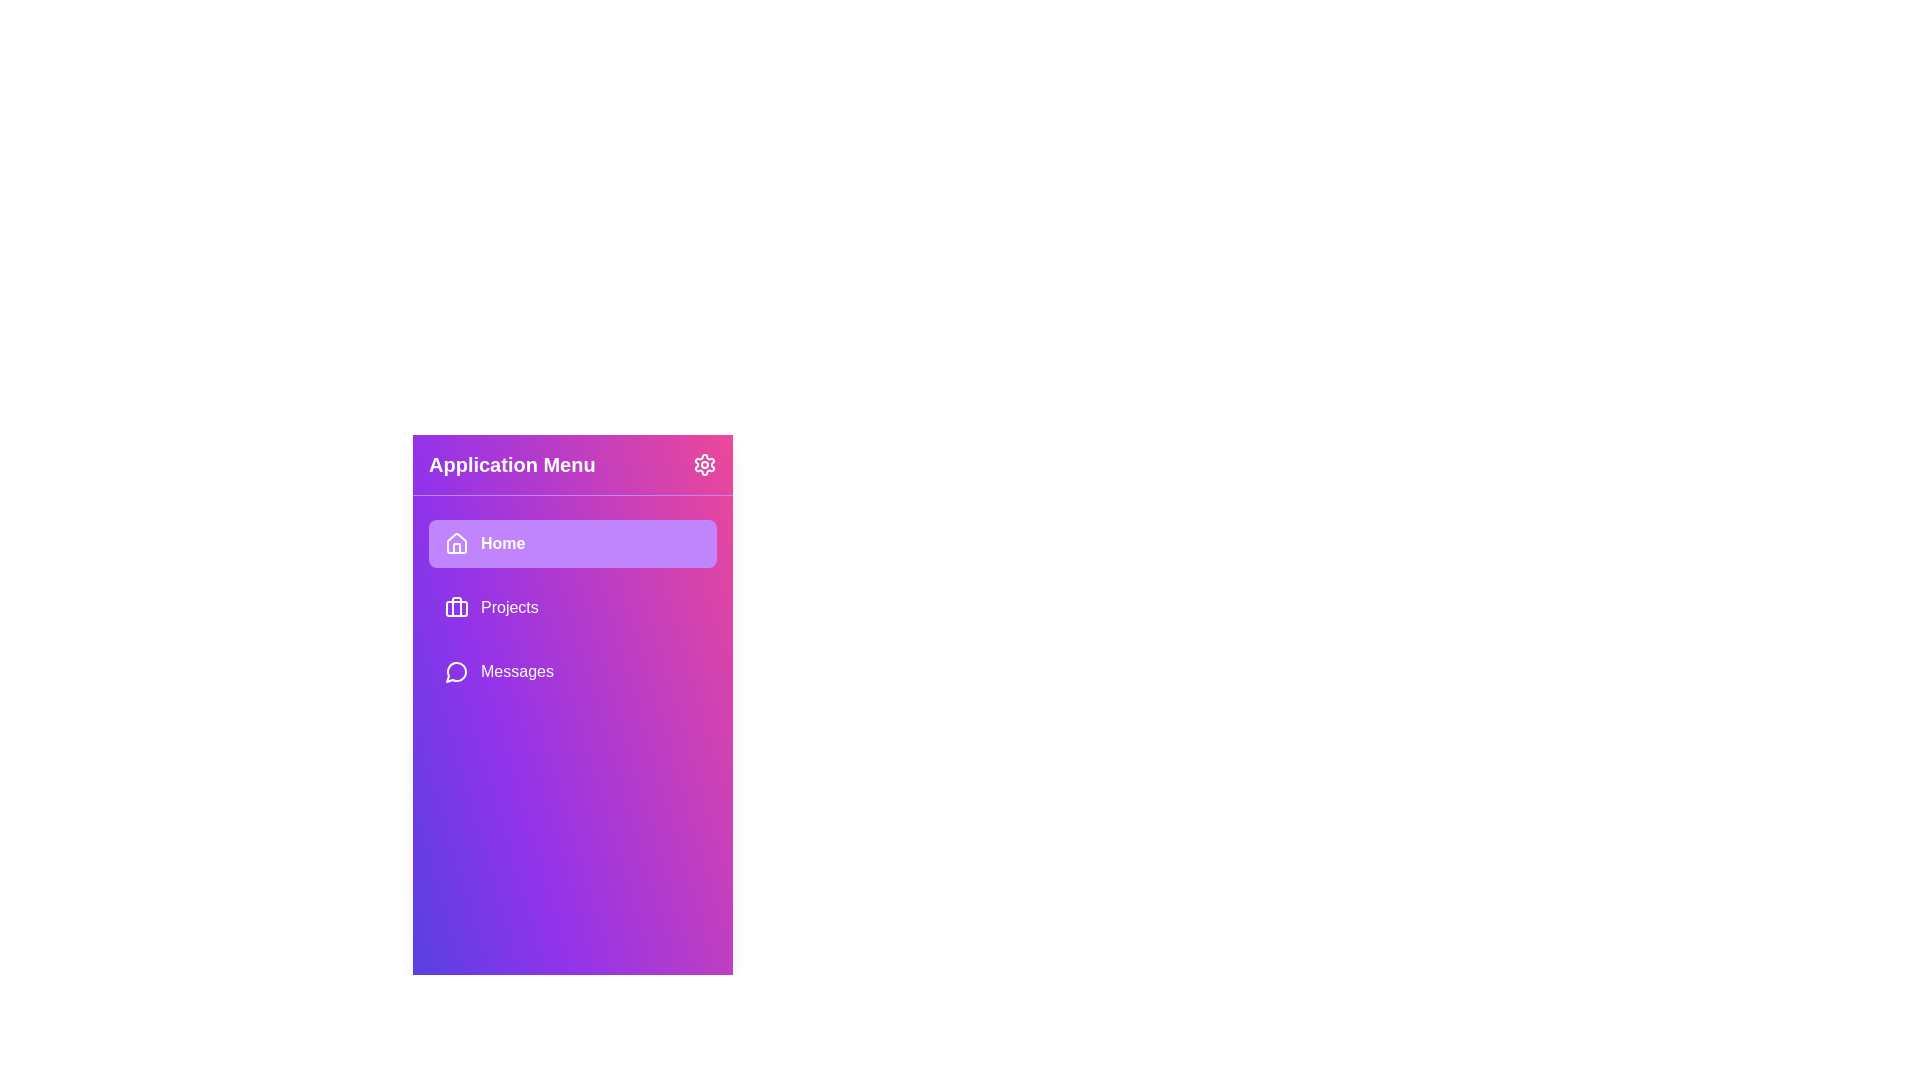 This screenshot has height=1080, width=1920. I want to click on the settings icon located at the top-right corner of the Application Menu, so click(705, 465).